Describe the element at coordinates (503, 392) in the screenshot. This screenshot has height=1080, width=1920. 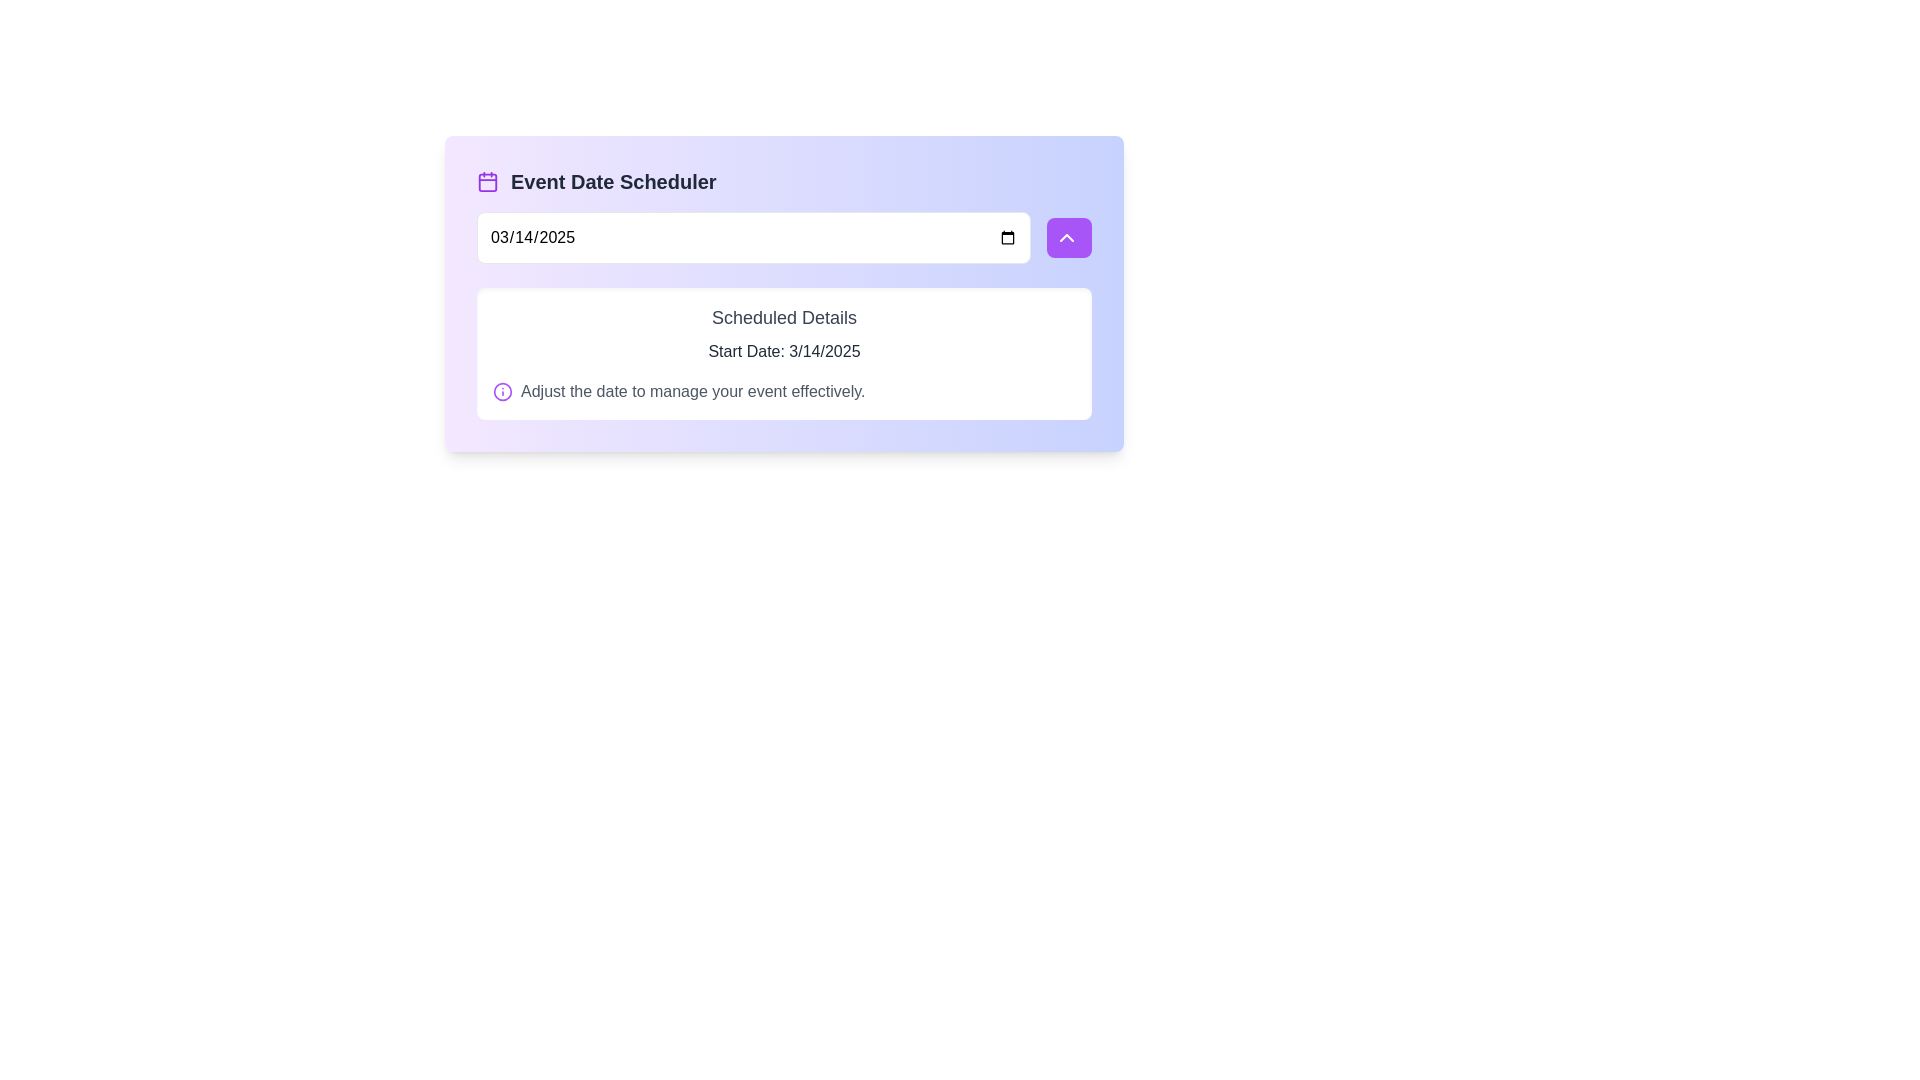
I see `the circular info icon bordered in purple, which features a white background and a central purple exclamation mark, located to the left of the text 'Adjust the date to manage your event effectively.'` at that location.